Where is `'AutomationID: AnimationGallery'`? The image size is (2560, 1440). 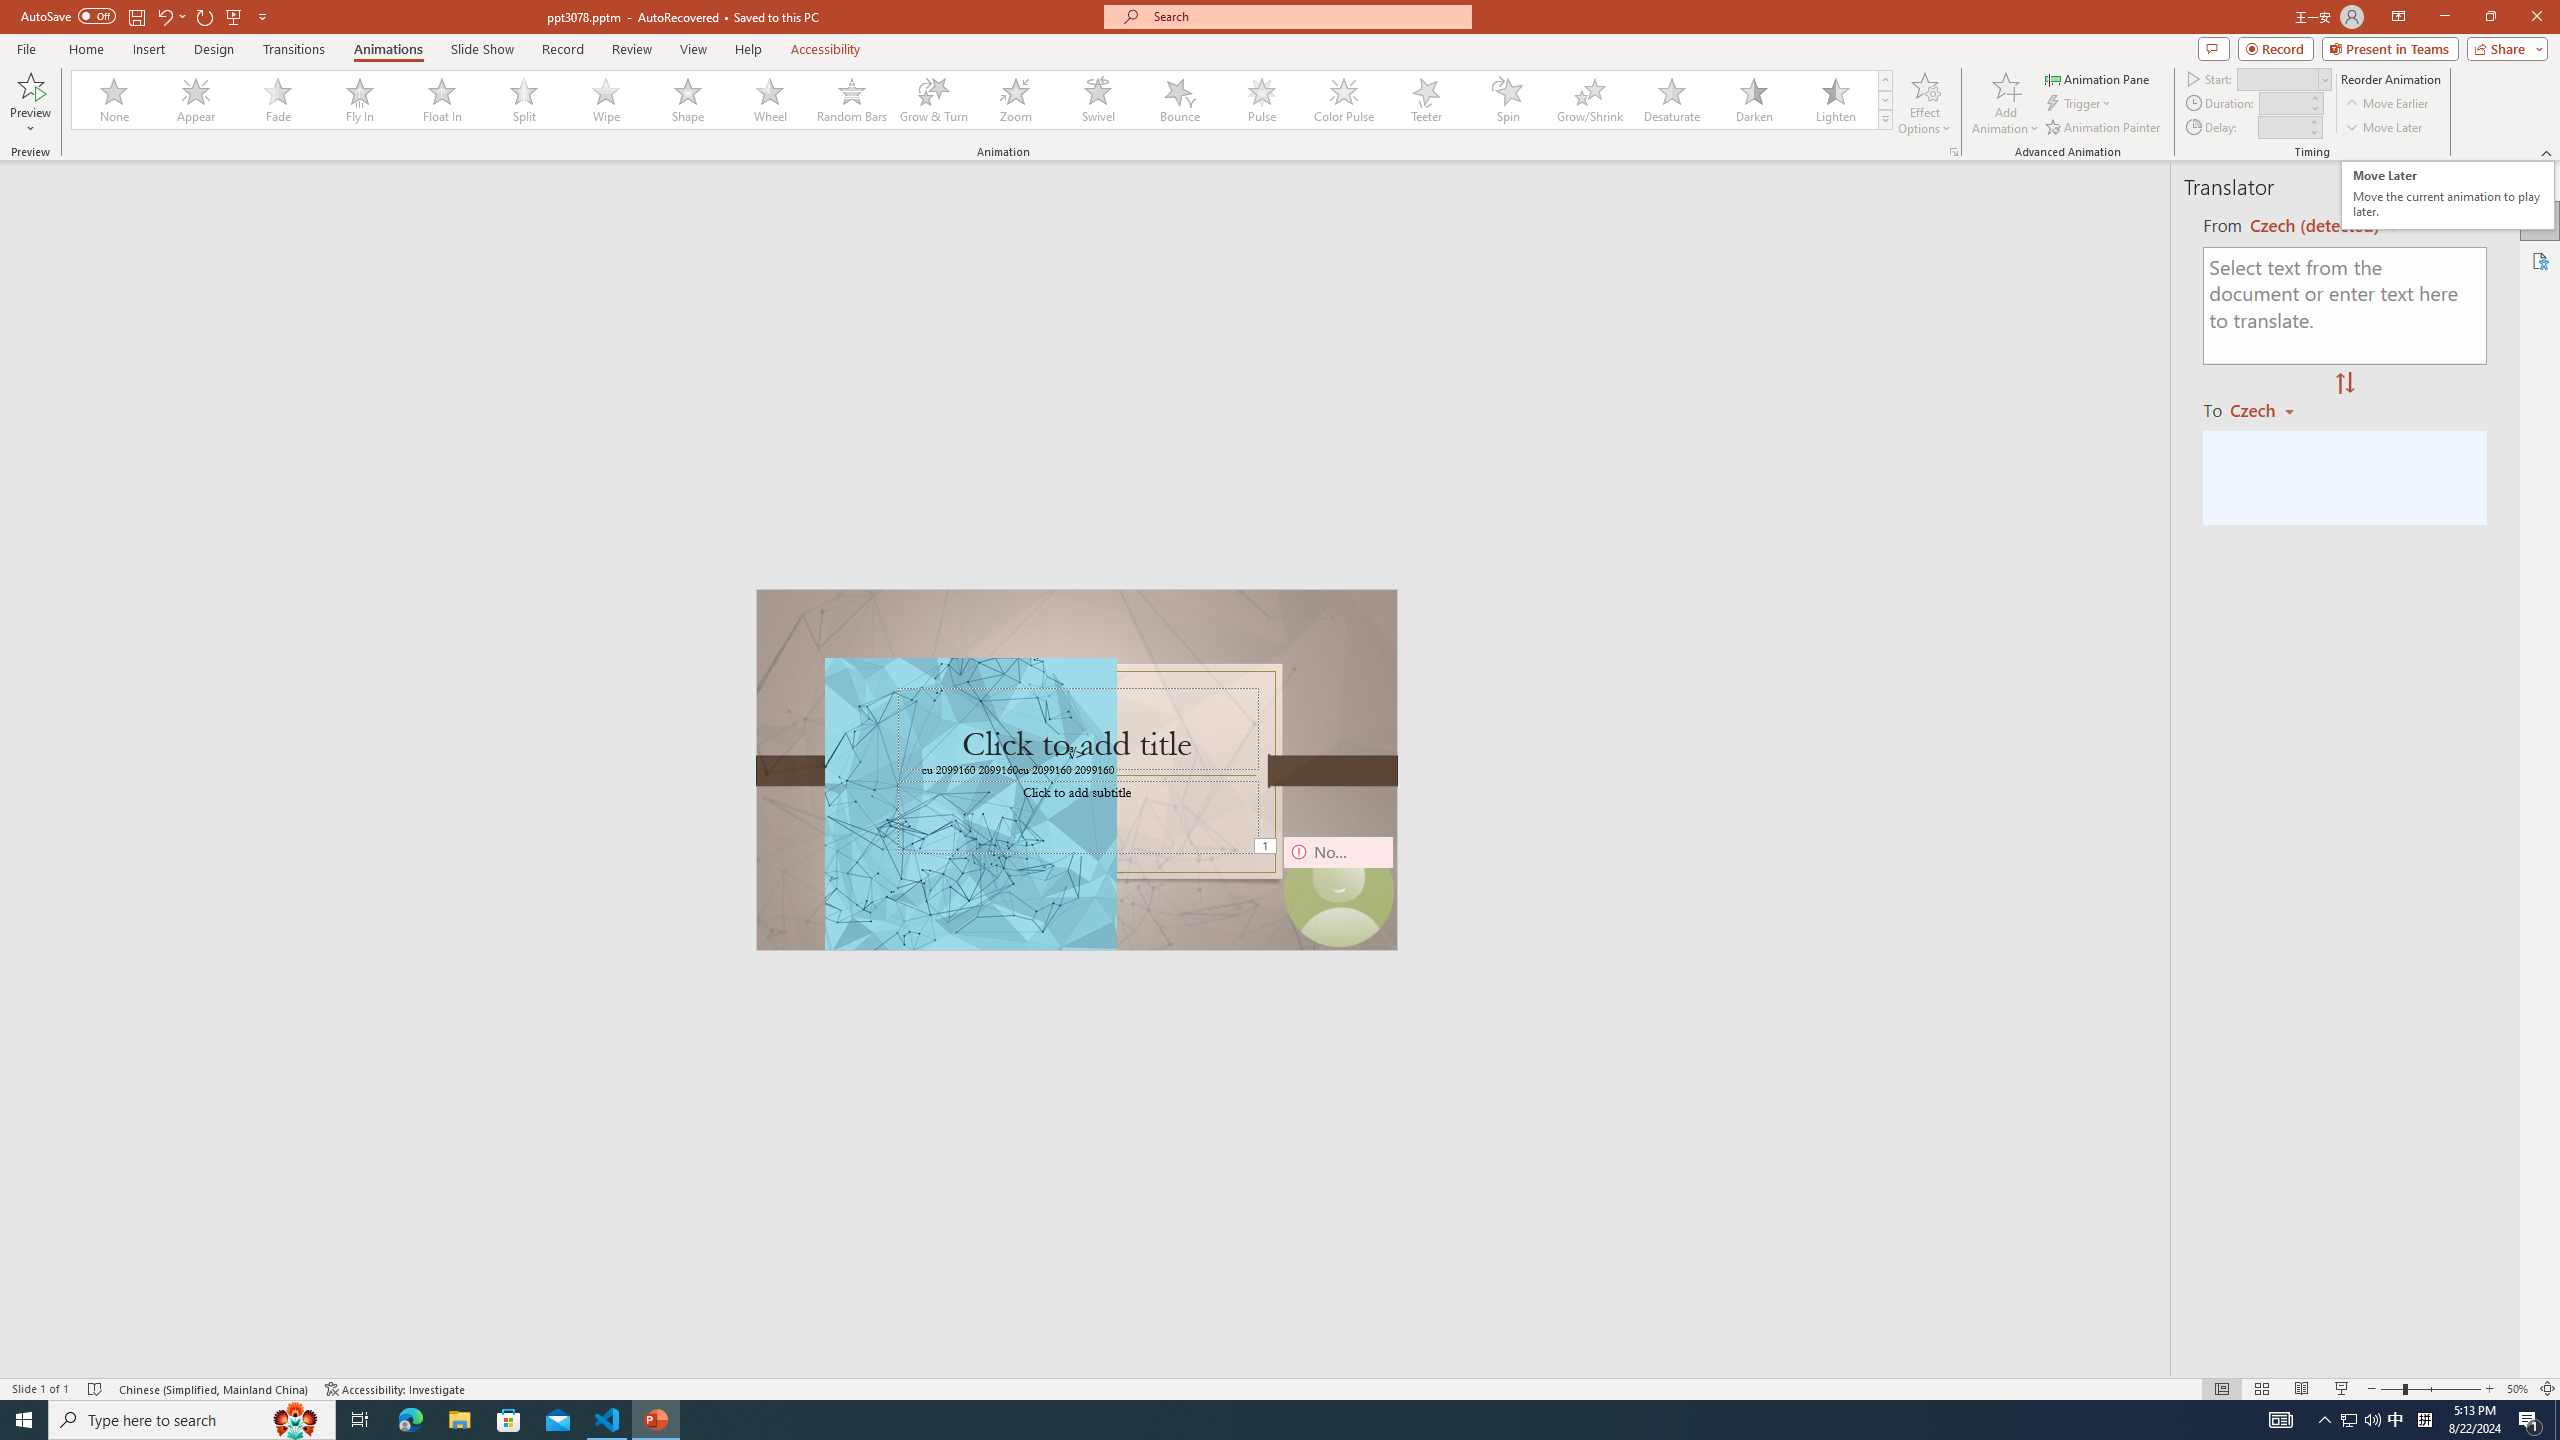 'AutomationID: AnimationGallery' is located at coordinates (982, 99).